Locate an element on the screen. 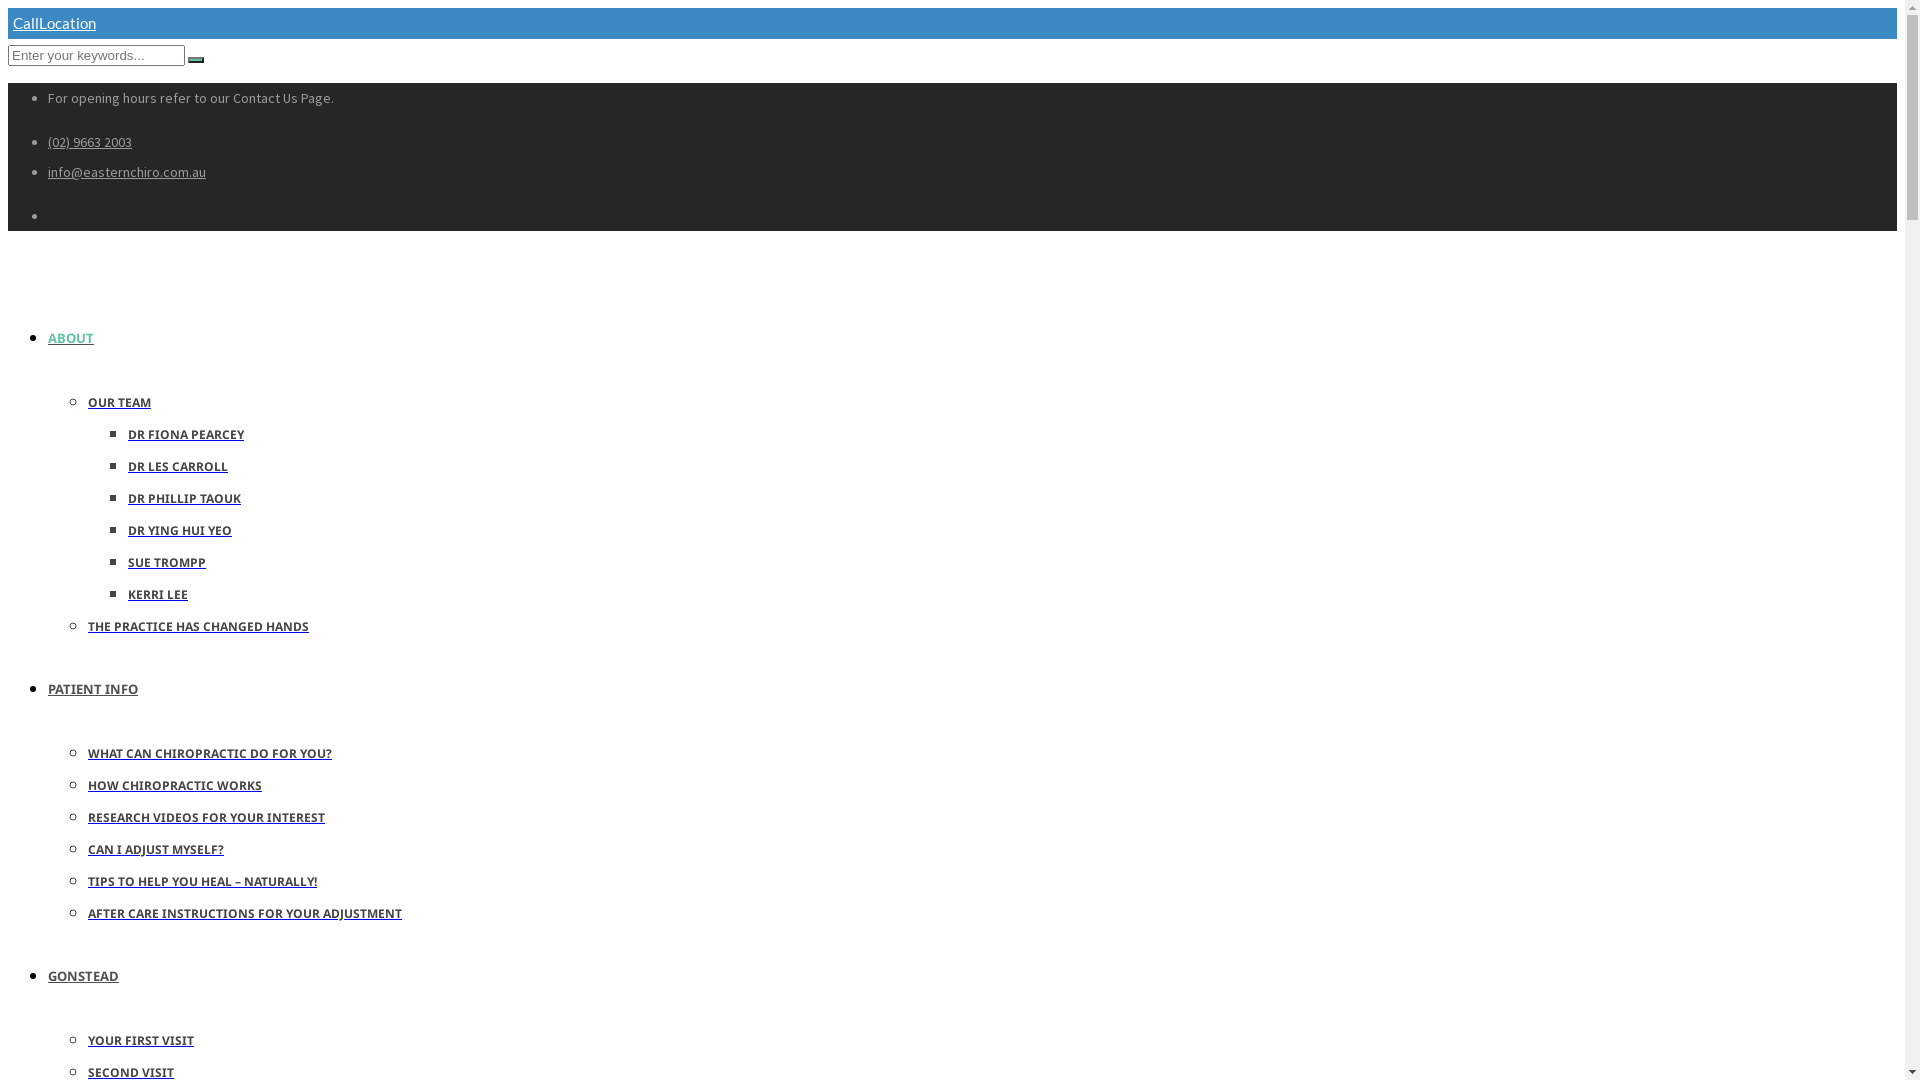 This screenshot has height=1080, width=1920. 'info@easternchiro.com.au' is located at coordinates (125, 171).